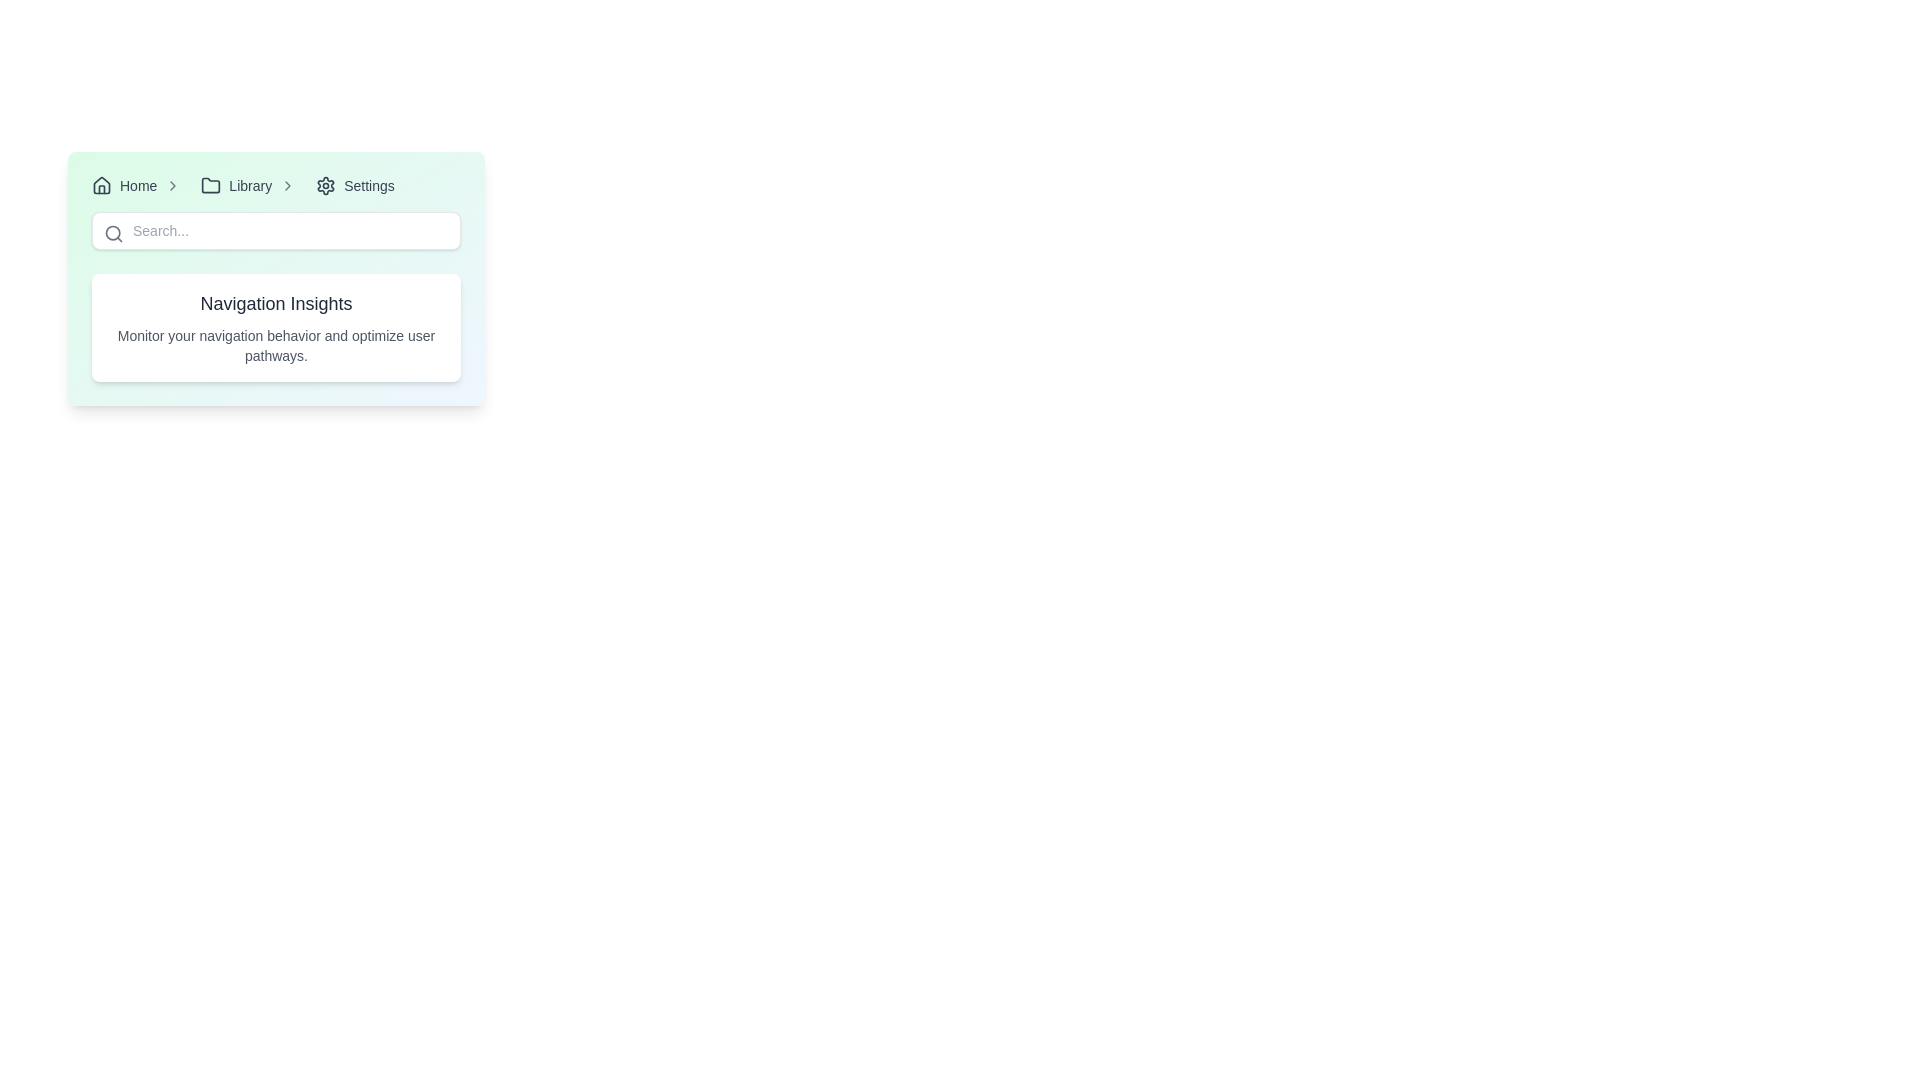  Describe the element at coordinates (139, 185) in the screenshot. I see `the leftmost navigation link in the horizontal navigation bar` at that location.